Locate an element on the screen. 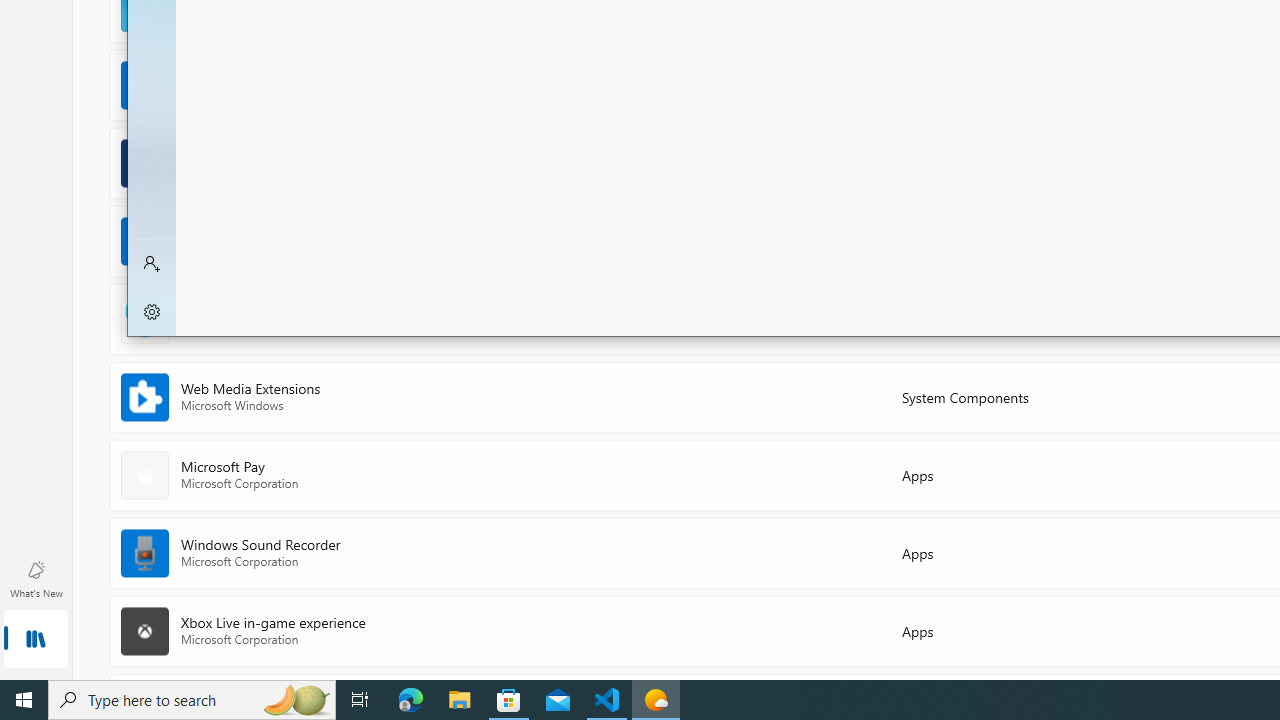 The image size is (1280, 720). 'Microsoft Store - 1 running window' is located at coordinates (509, 698).